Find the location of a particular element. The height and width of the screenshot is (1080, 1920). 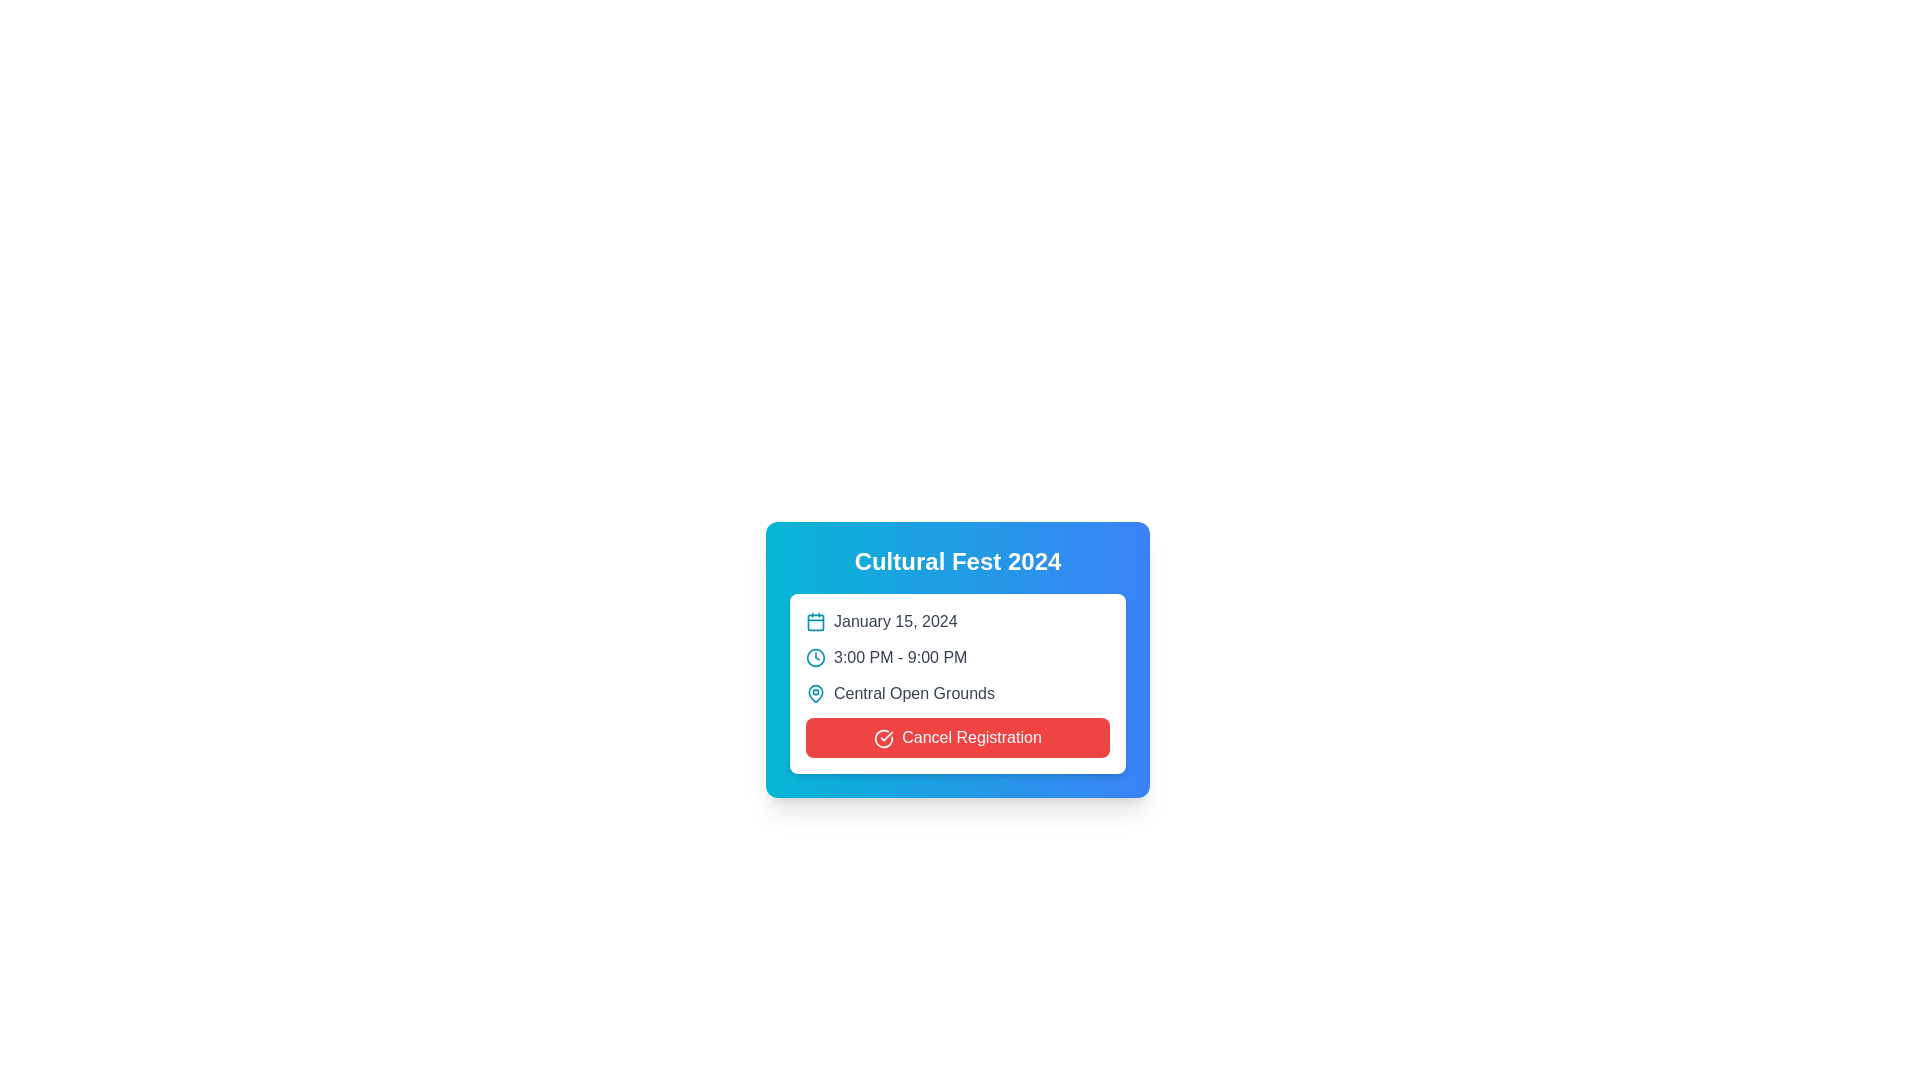

the cyan calendar icon located to the left of the text 'January 15, 2024' for information is located at coordinates (816, 620).